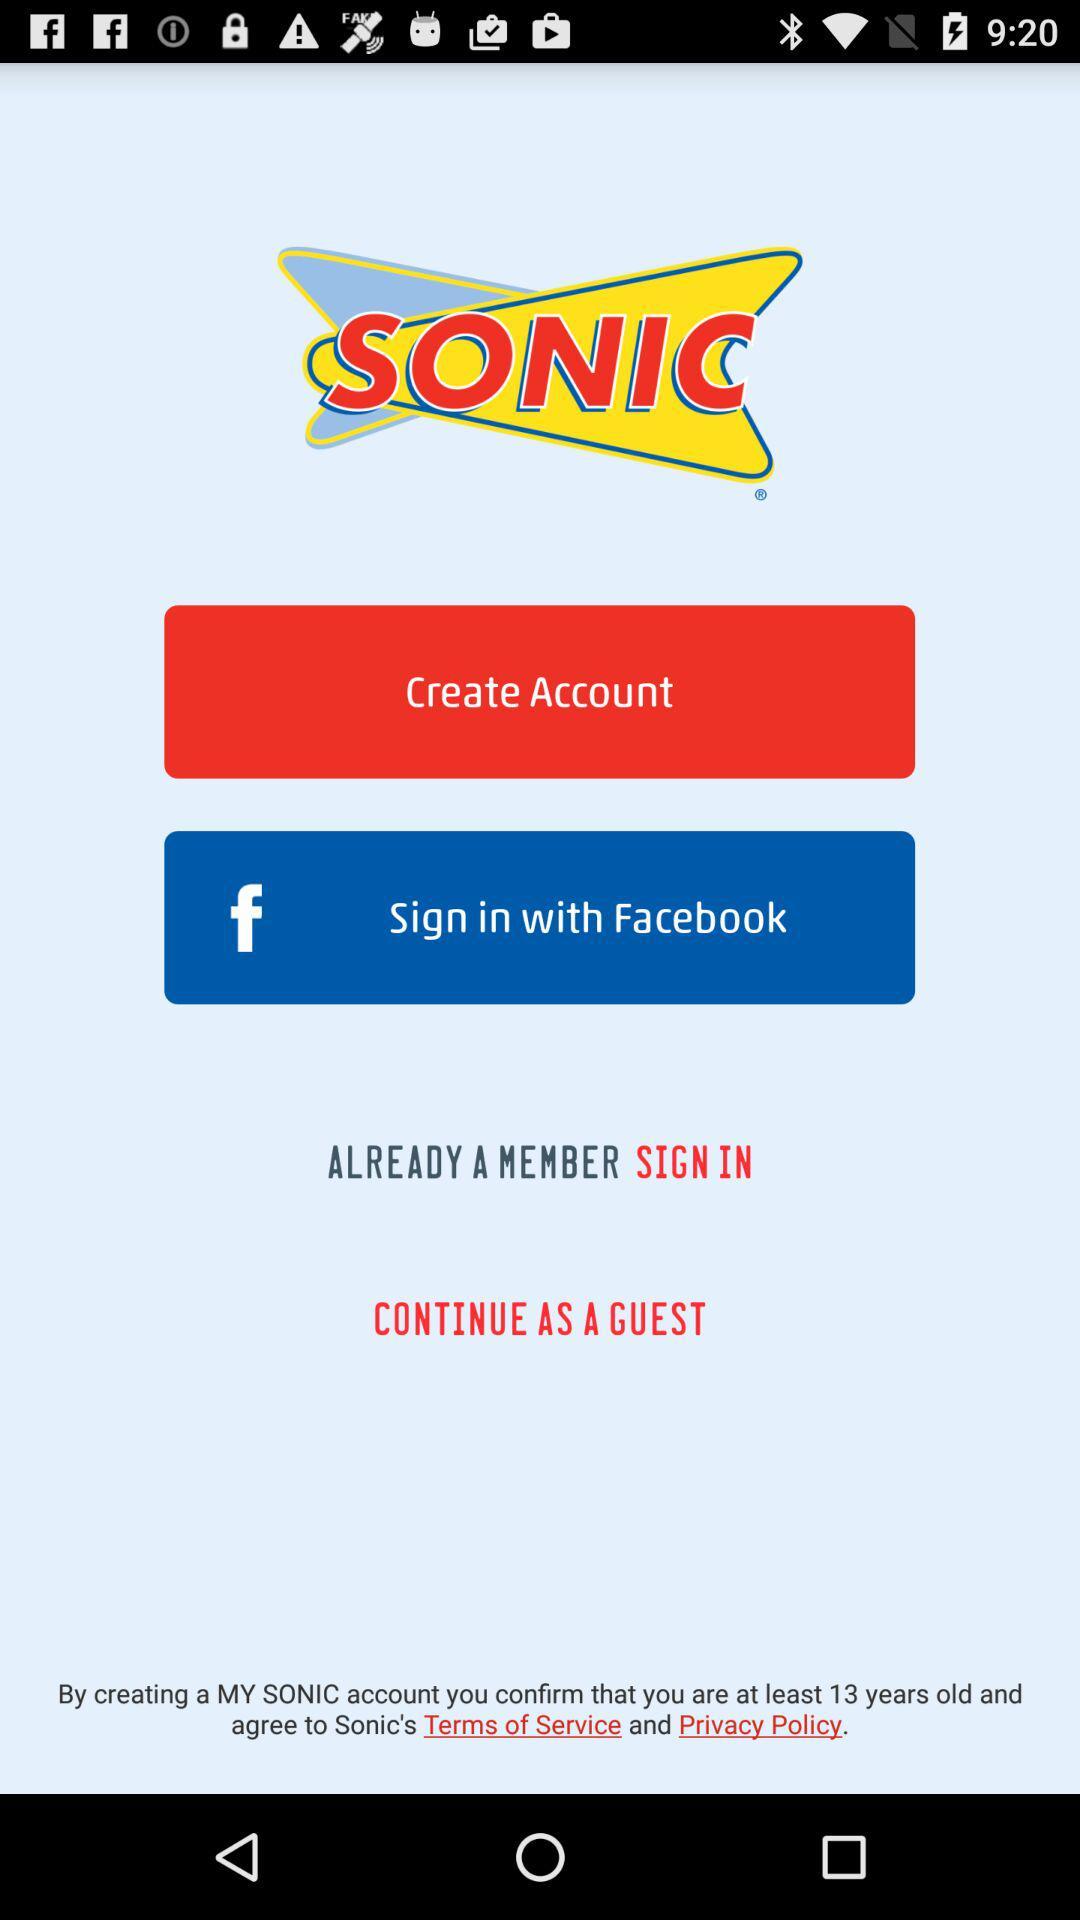 This screenshot has width=1080, height=1920. Describe the element at coordinates (538, 1318) in the screenshot. I see `the icon below the already a member icon` at that location.